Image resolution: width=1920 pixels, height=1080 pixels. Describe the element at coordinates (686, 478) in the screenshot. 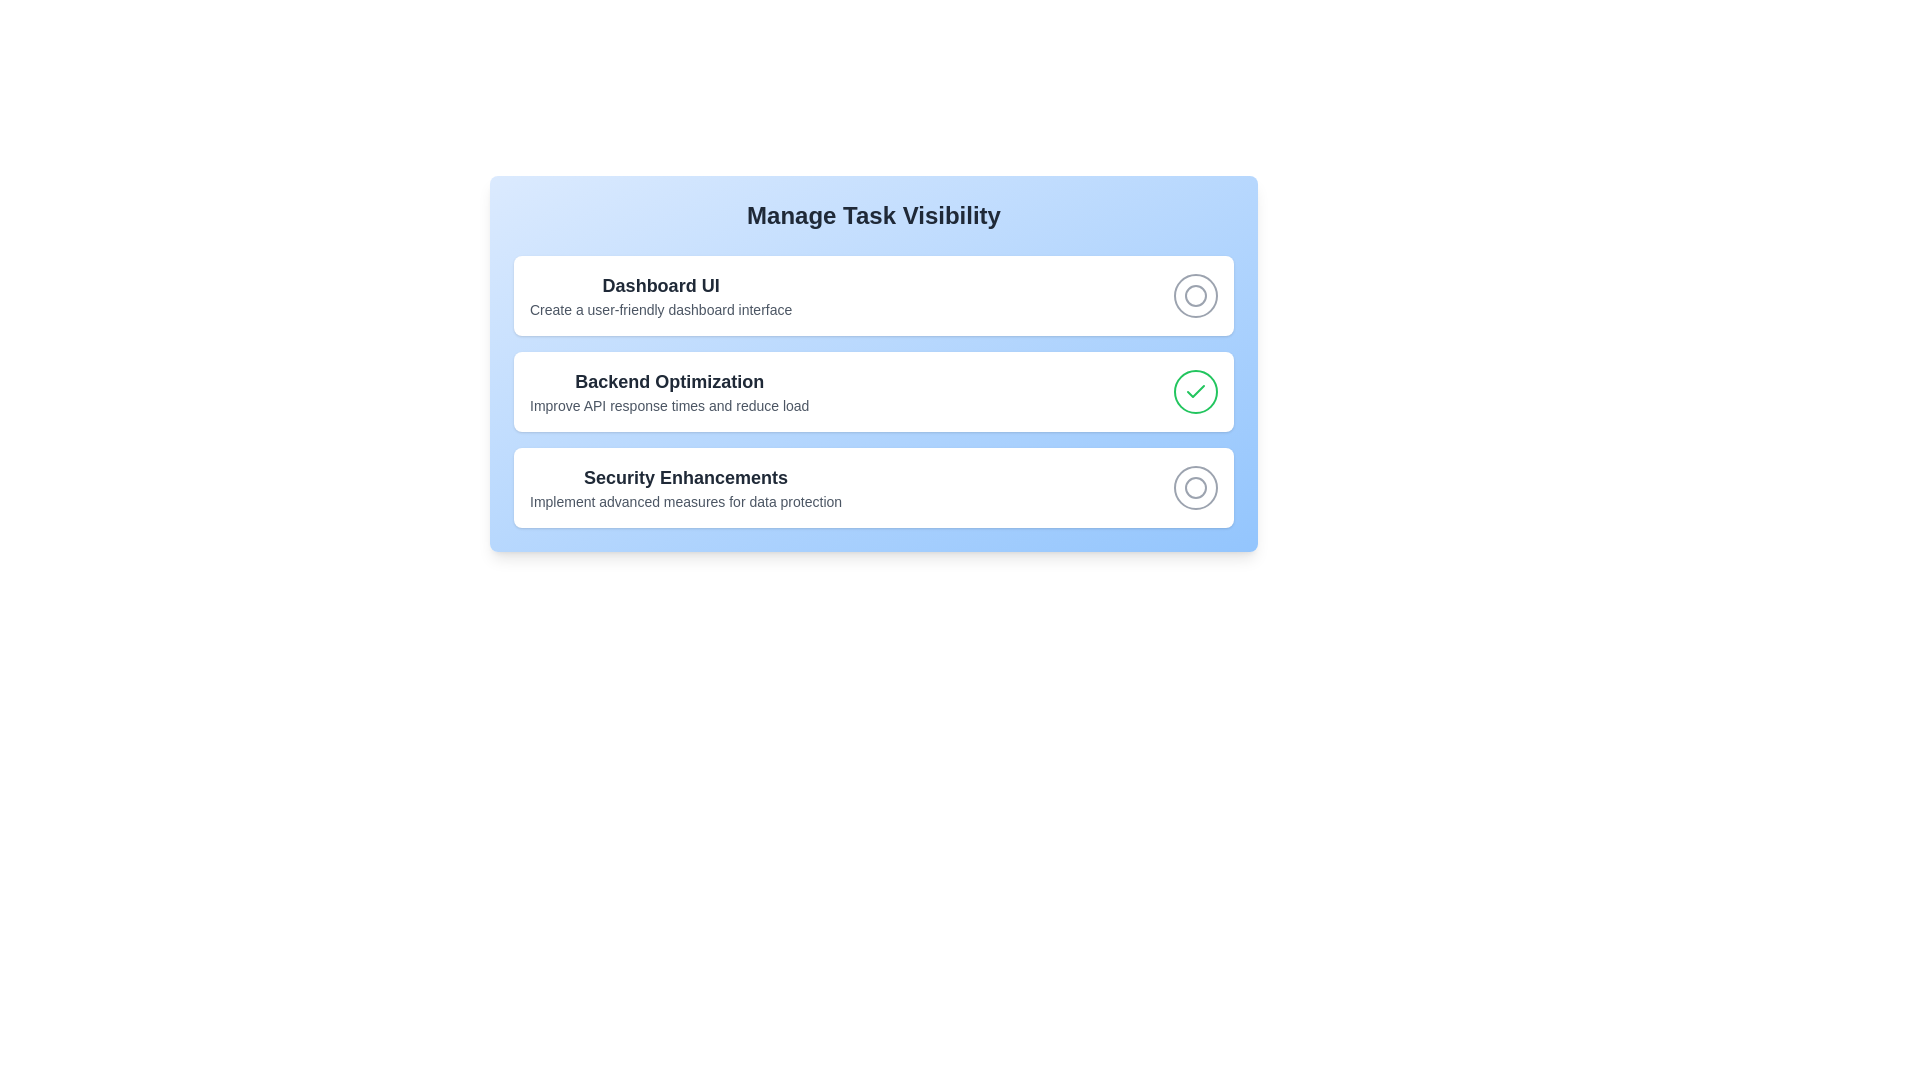

I see `the bold header text titled 'Security Enhancements' which is positioned at the top of the section under 'Manage Task Visibility'` at that location.